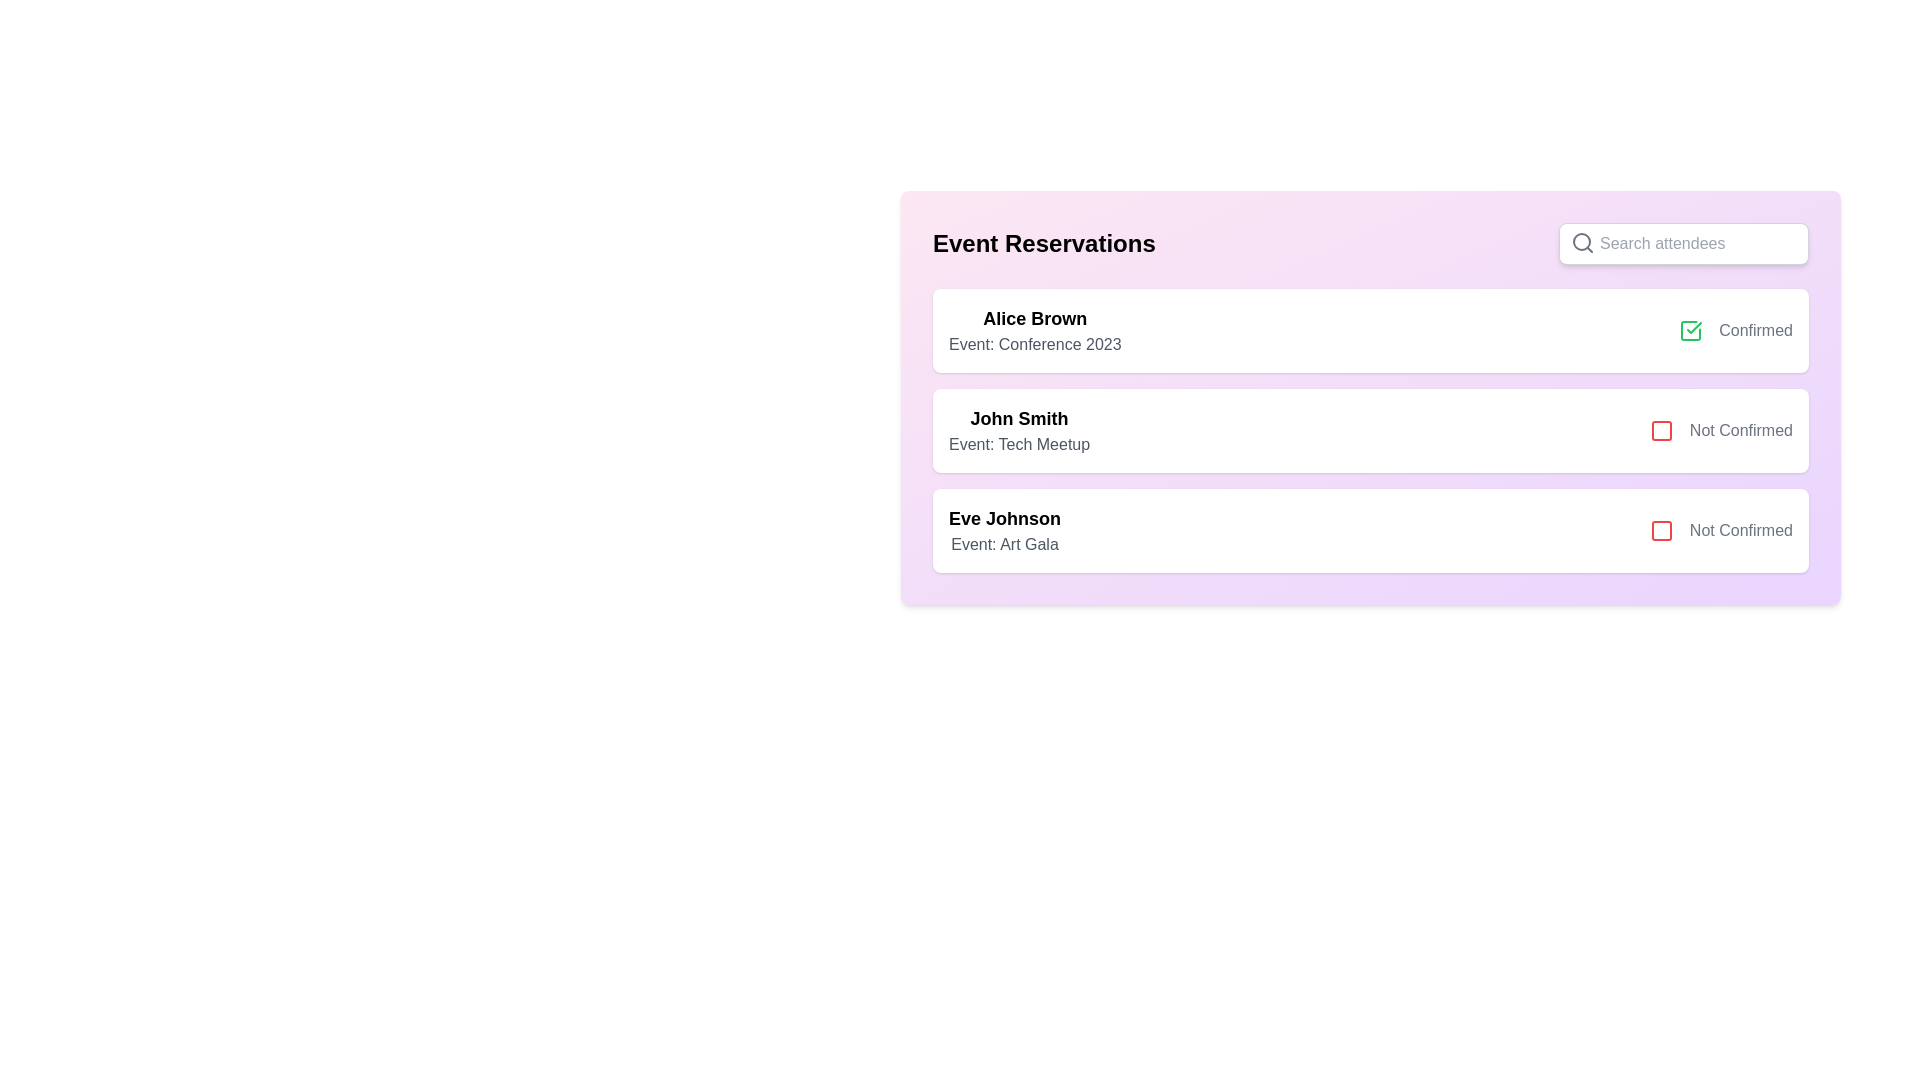  Describe the element at coordinates (1004, 544) in the screenshot. I see `the text label stating 'Event: Art Gala', which is styled in gray font and positioned beneath the title 'Eve Johnson' in the 'Event Reservations' section` at that location.